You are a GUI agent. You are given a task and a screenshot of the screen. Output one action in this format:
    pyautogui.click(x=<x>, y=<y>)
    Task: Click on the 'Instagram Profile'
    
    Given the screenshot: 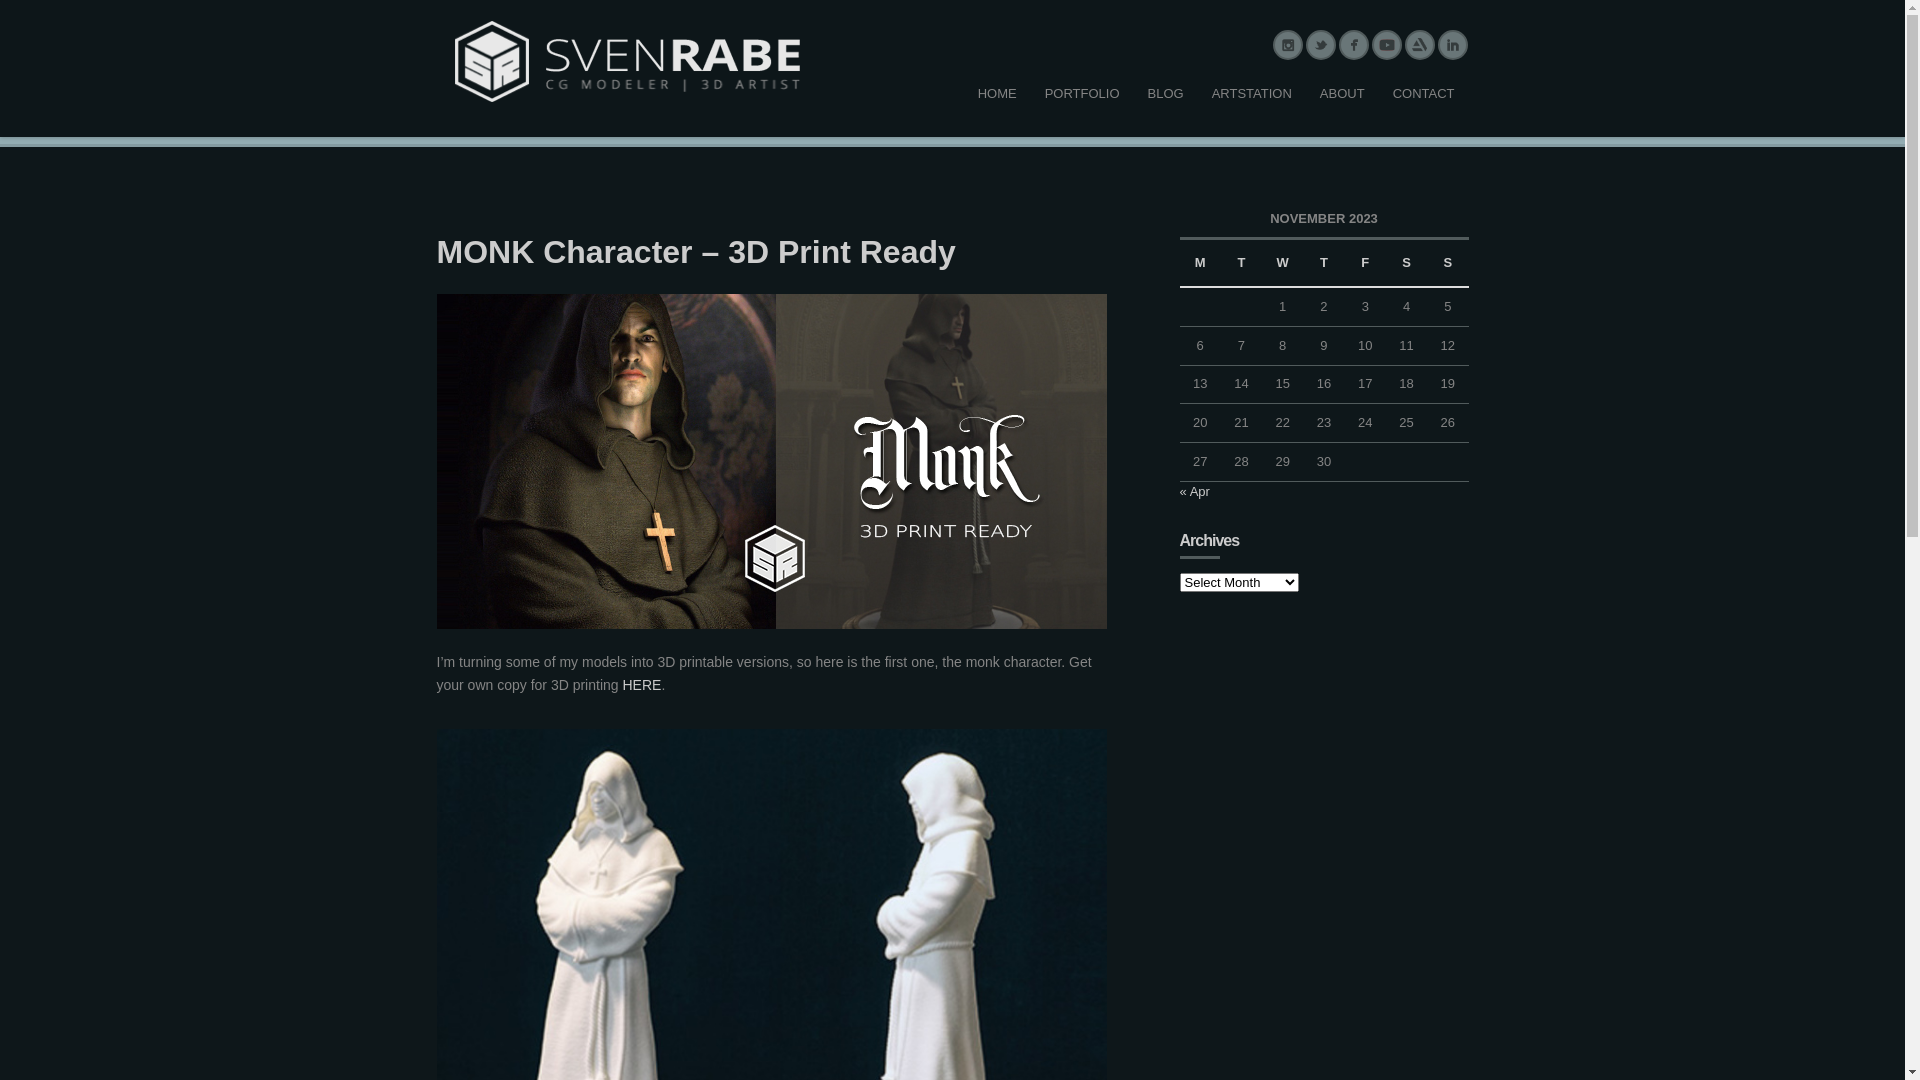 What is the action you would take?
    pyautogui.click(x=1287, y=45)
    